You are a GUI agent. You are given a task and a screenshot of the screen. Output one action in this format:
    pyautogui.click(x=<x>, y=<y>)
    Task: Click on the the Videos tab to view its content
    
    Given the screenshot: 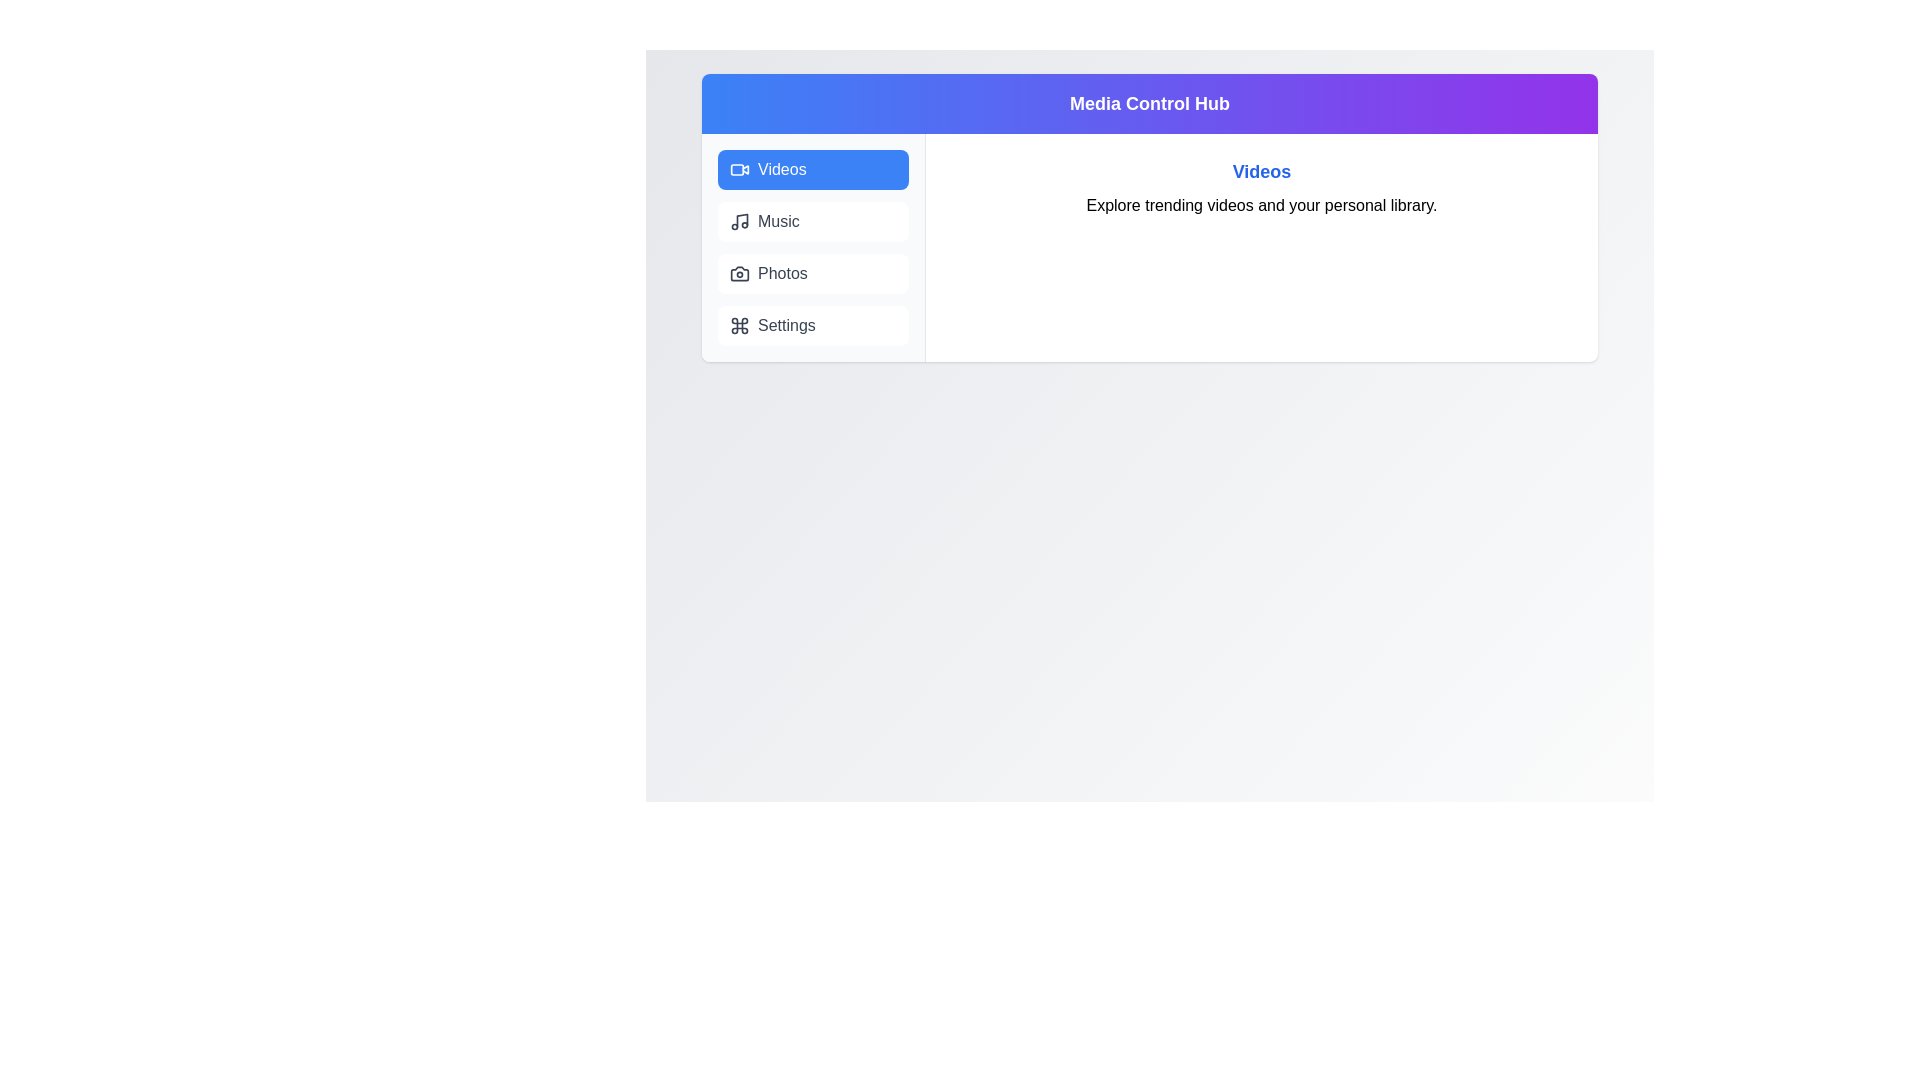 What is the action you would take?
    pyautogui.click(x=813, y=168)
    